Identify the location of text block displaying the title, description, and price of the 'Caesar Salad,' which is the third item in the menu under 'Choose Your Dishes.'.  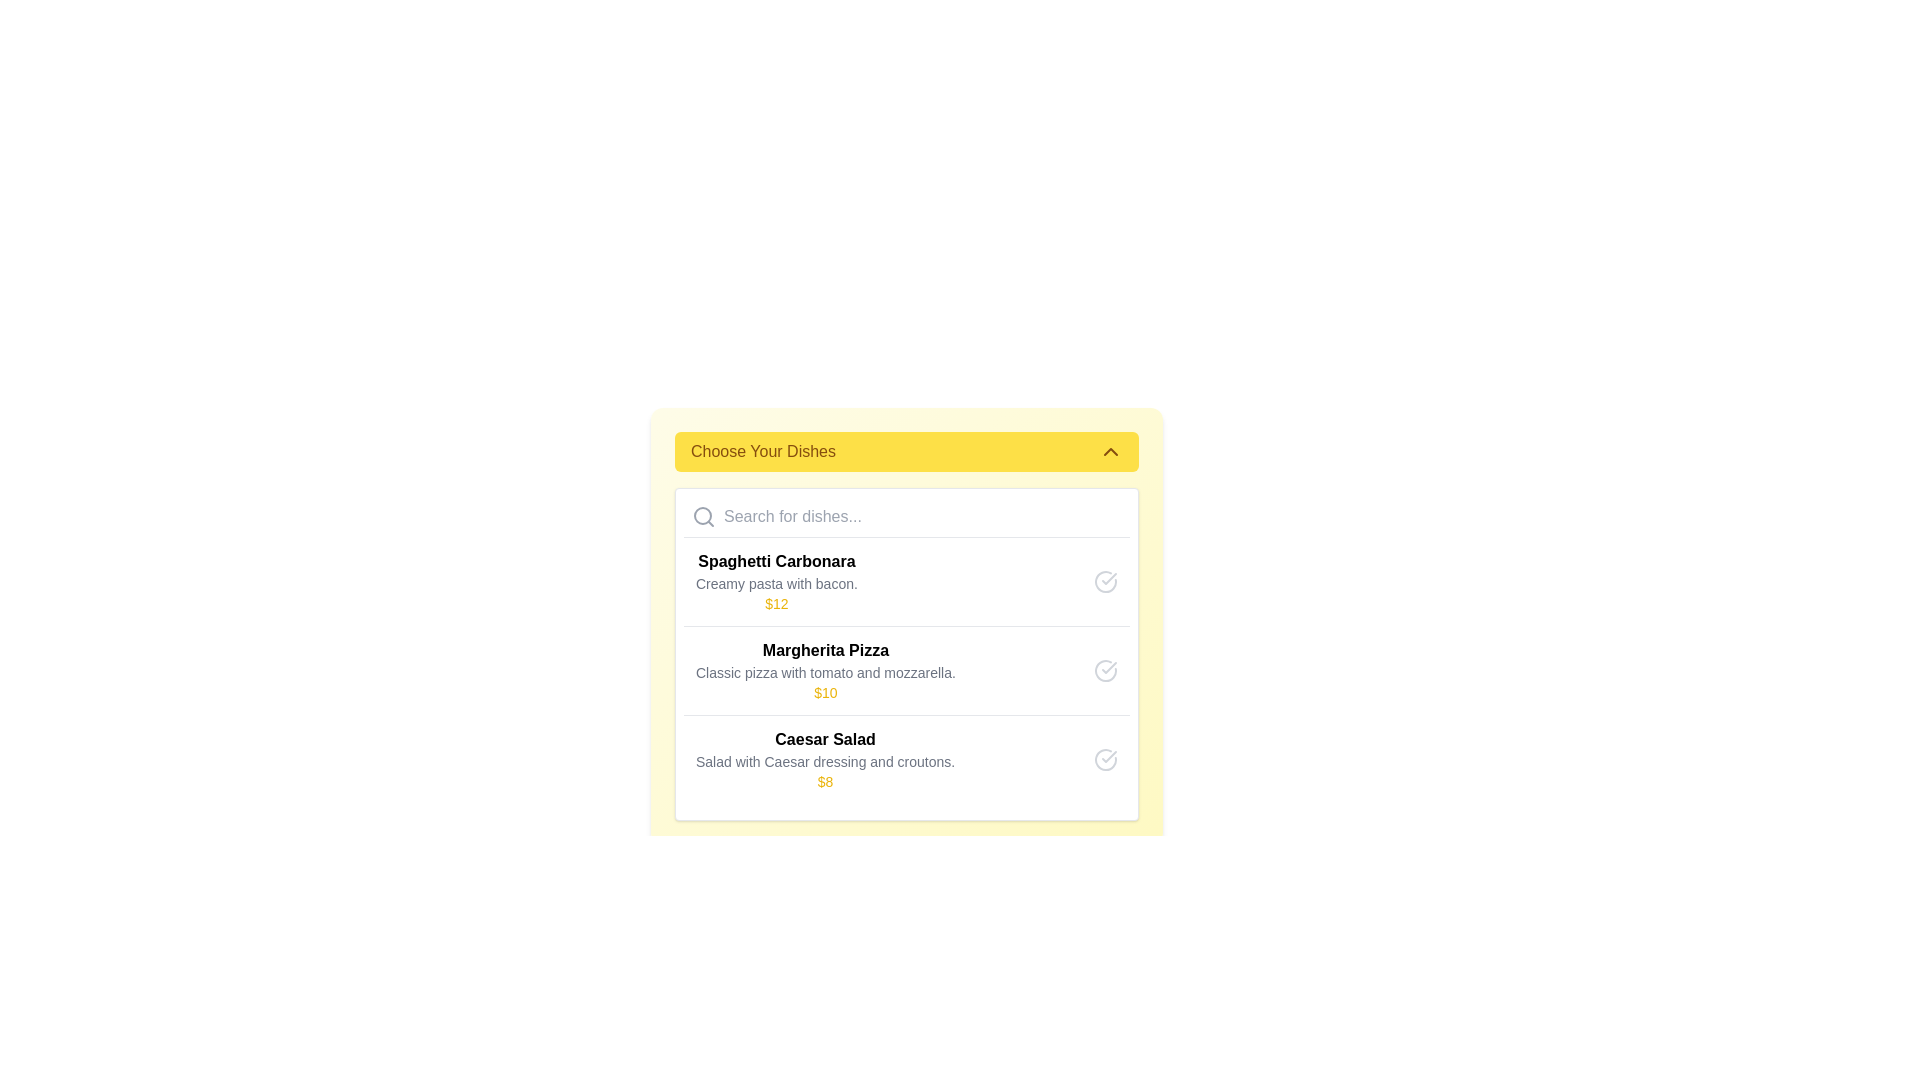
(825, 759).